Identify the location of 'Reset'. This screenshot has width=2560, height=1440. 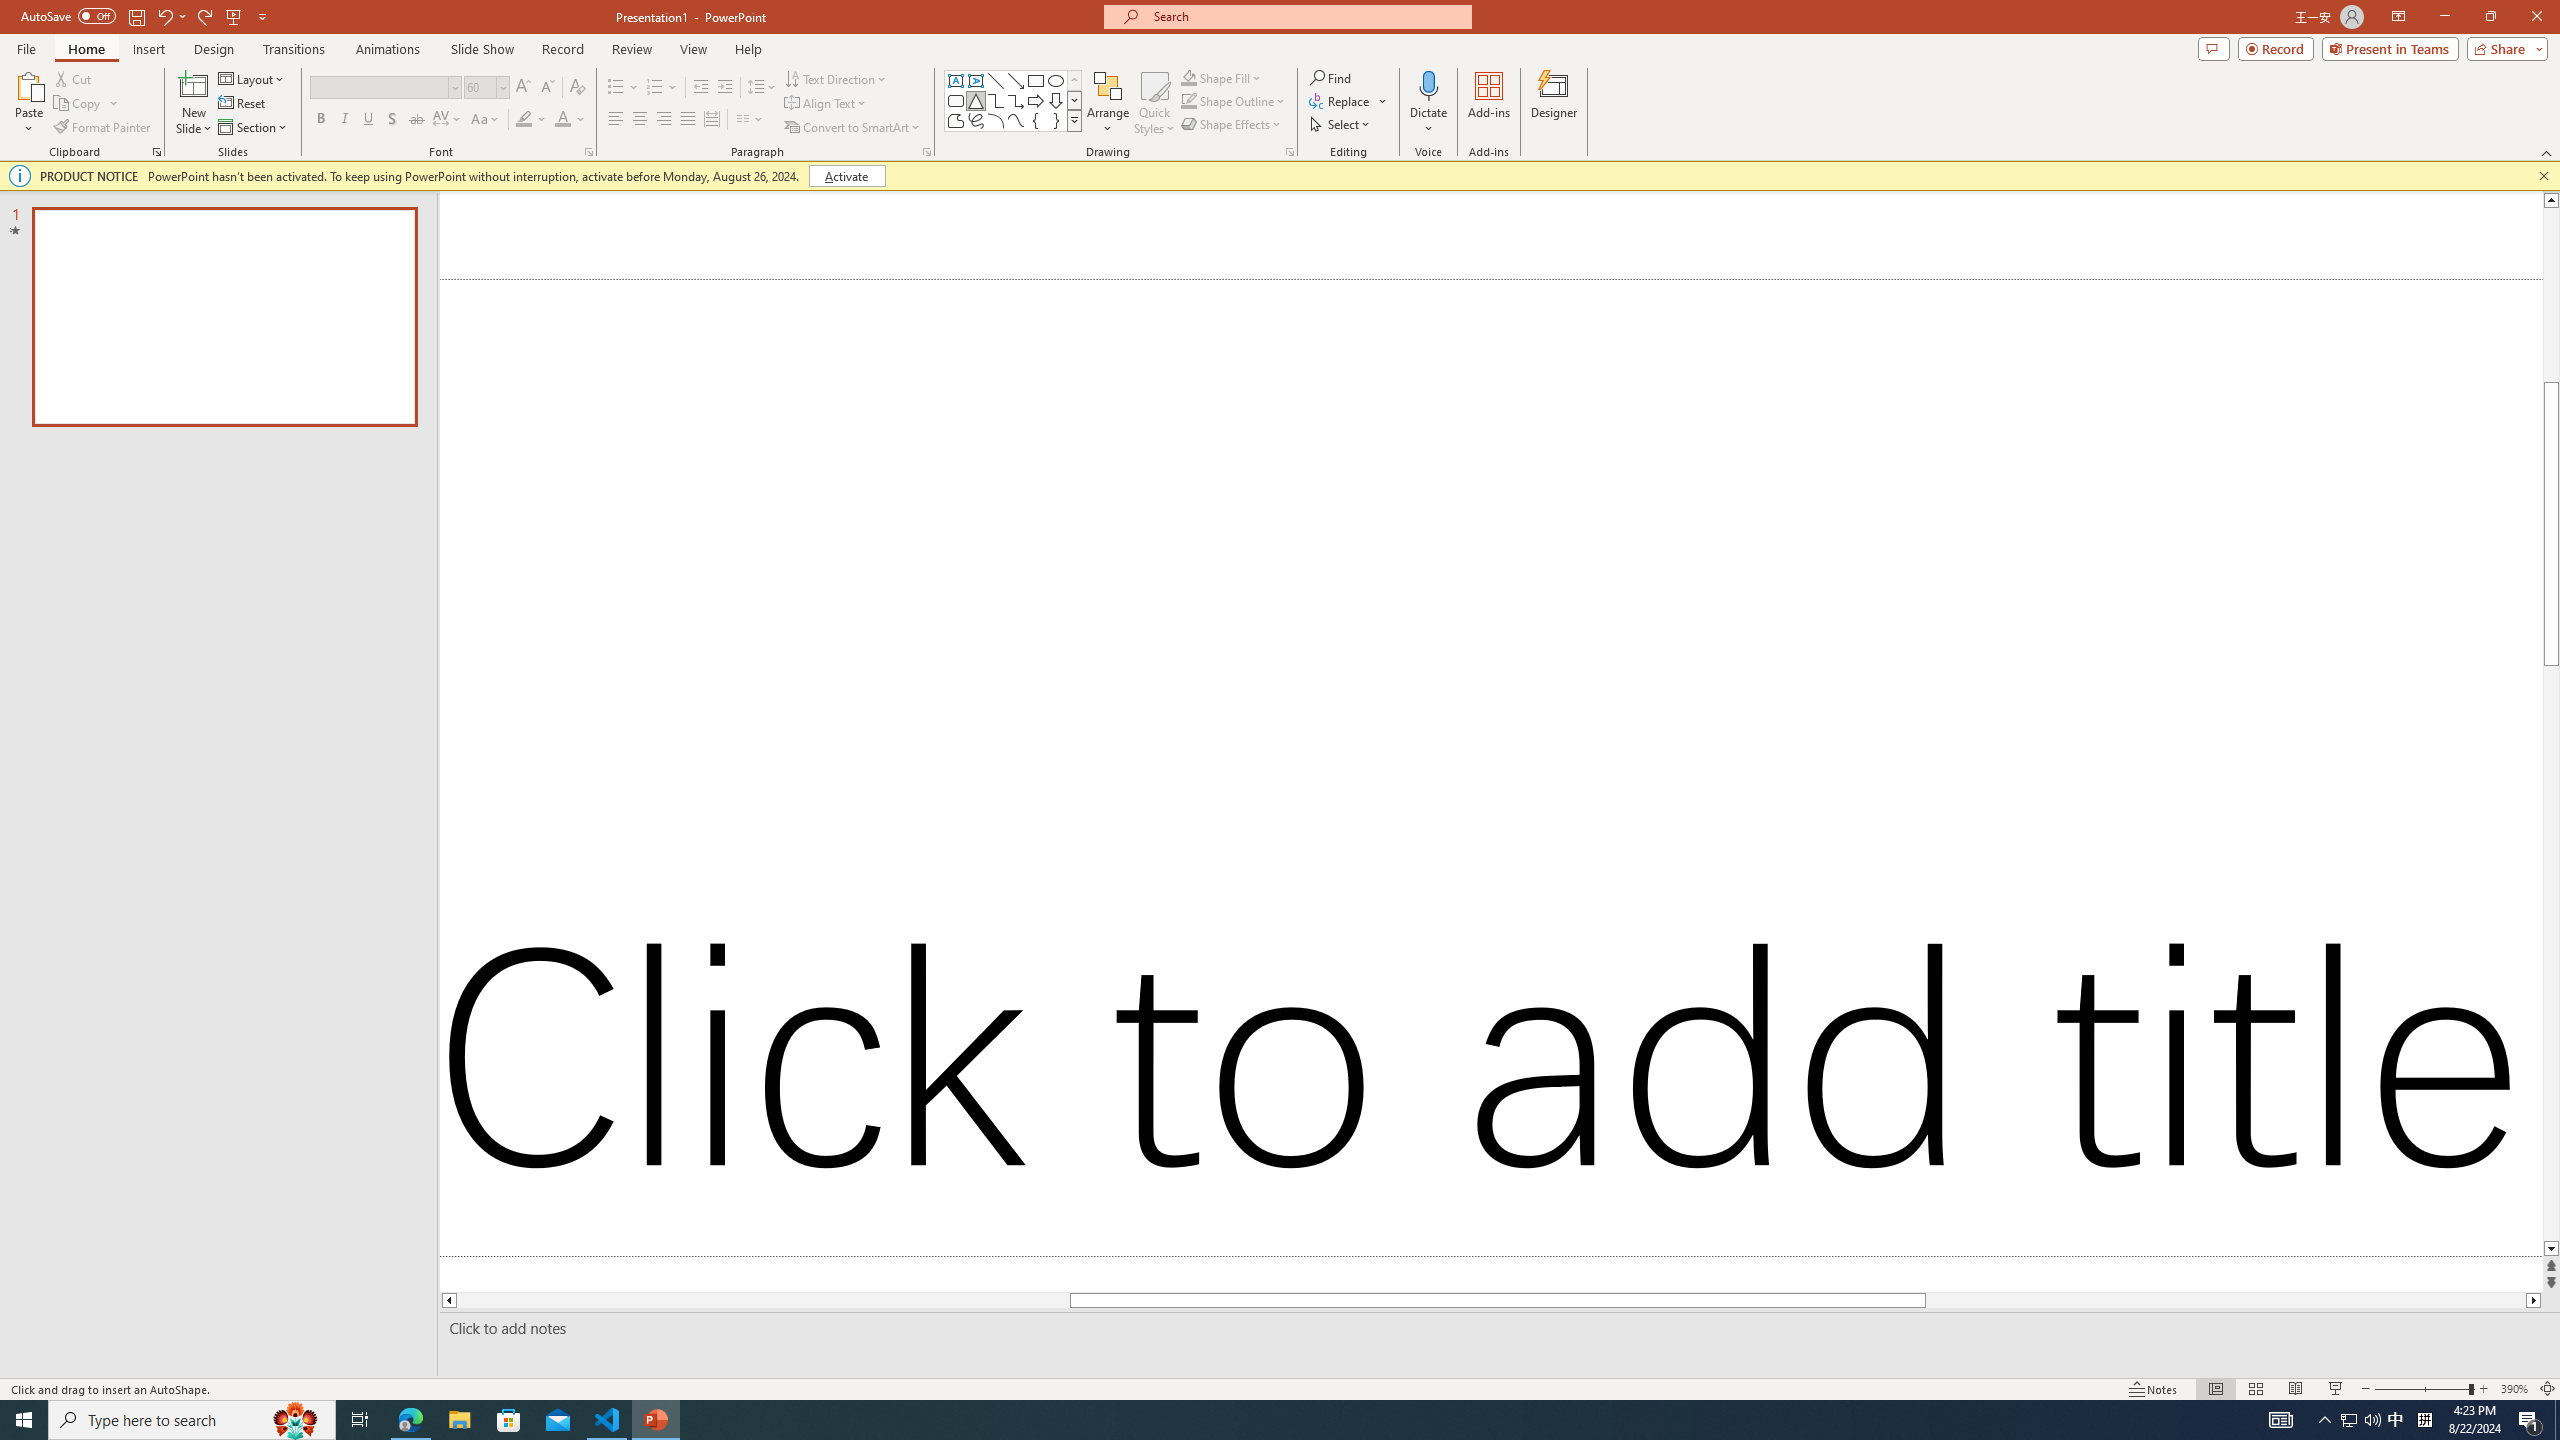
(242, 103).